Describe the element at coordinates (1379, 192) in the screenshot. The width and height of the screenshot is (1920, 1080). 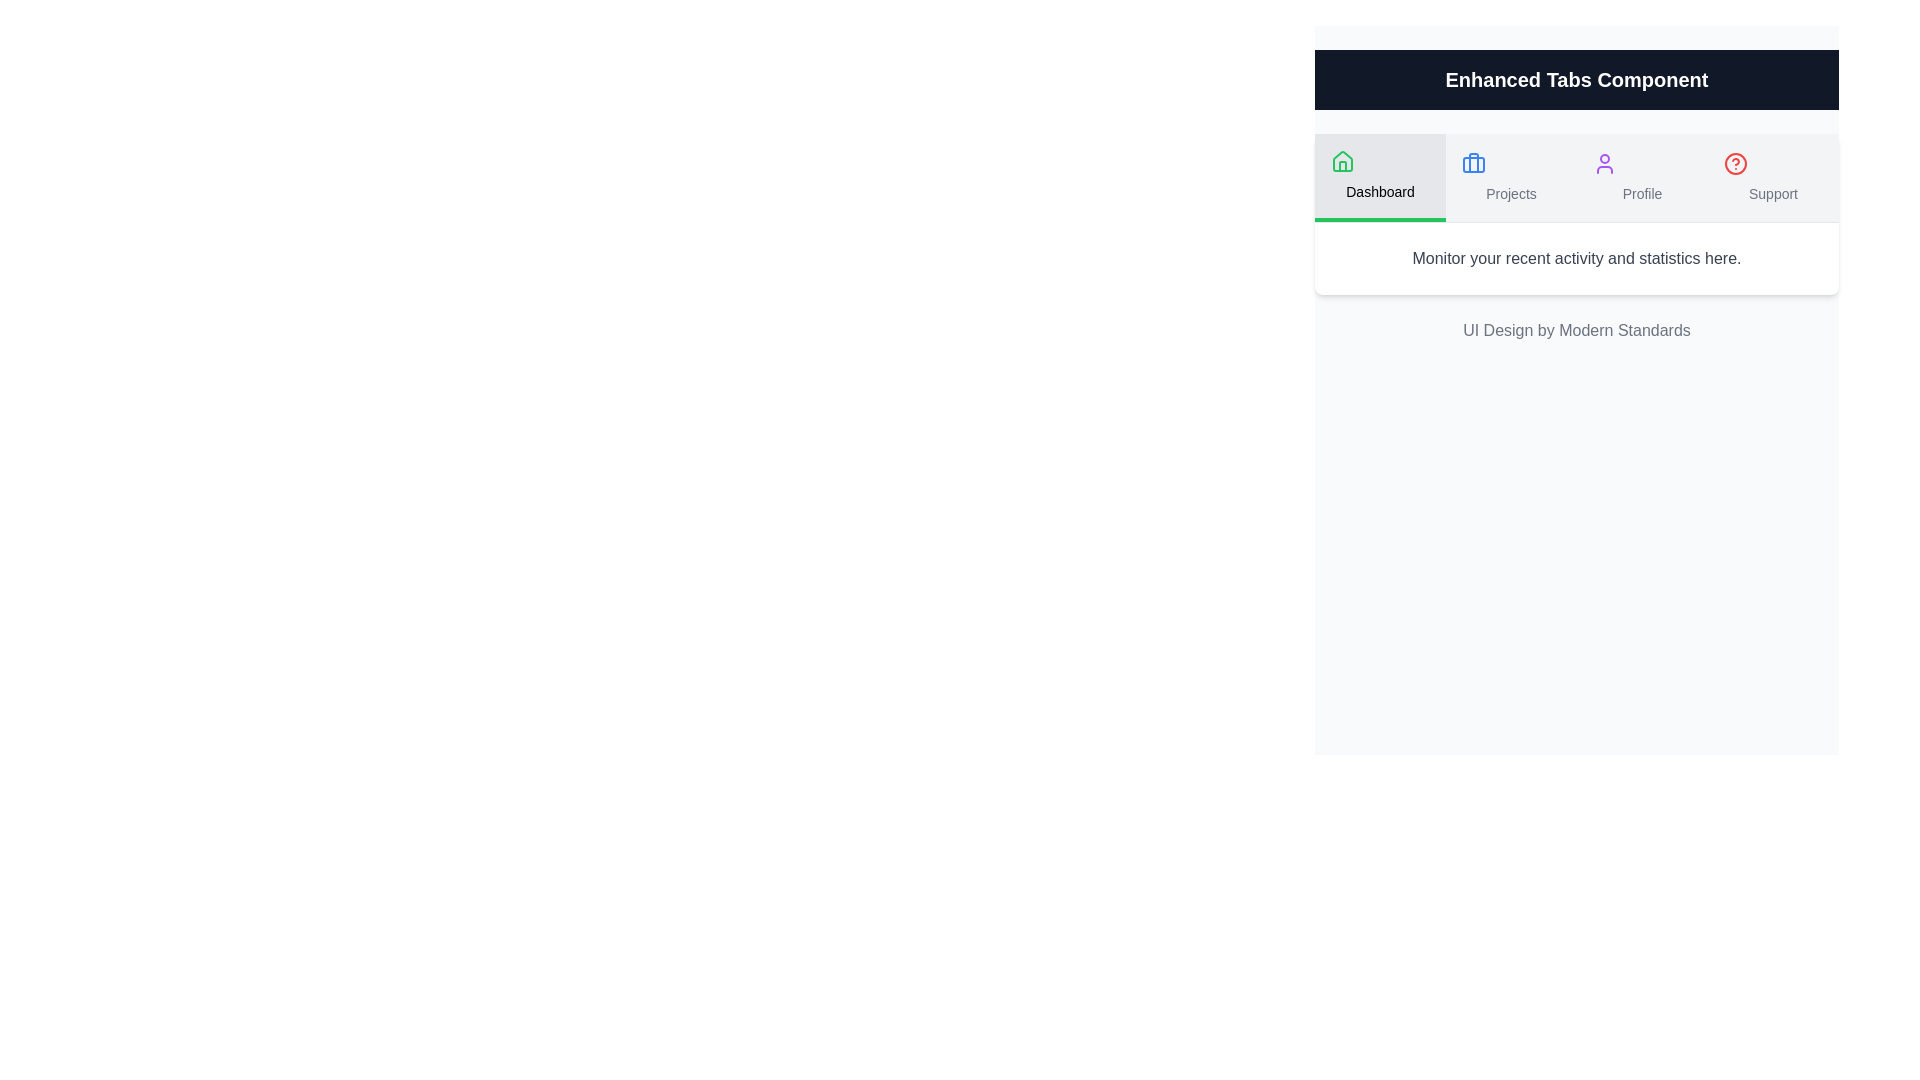
I see `the 'Dashboard' label located in the first navigation tab, directly below the house icon in the top navigation bar` at that location.